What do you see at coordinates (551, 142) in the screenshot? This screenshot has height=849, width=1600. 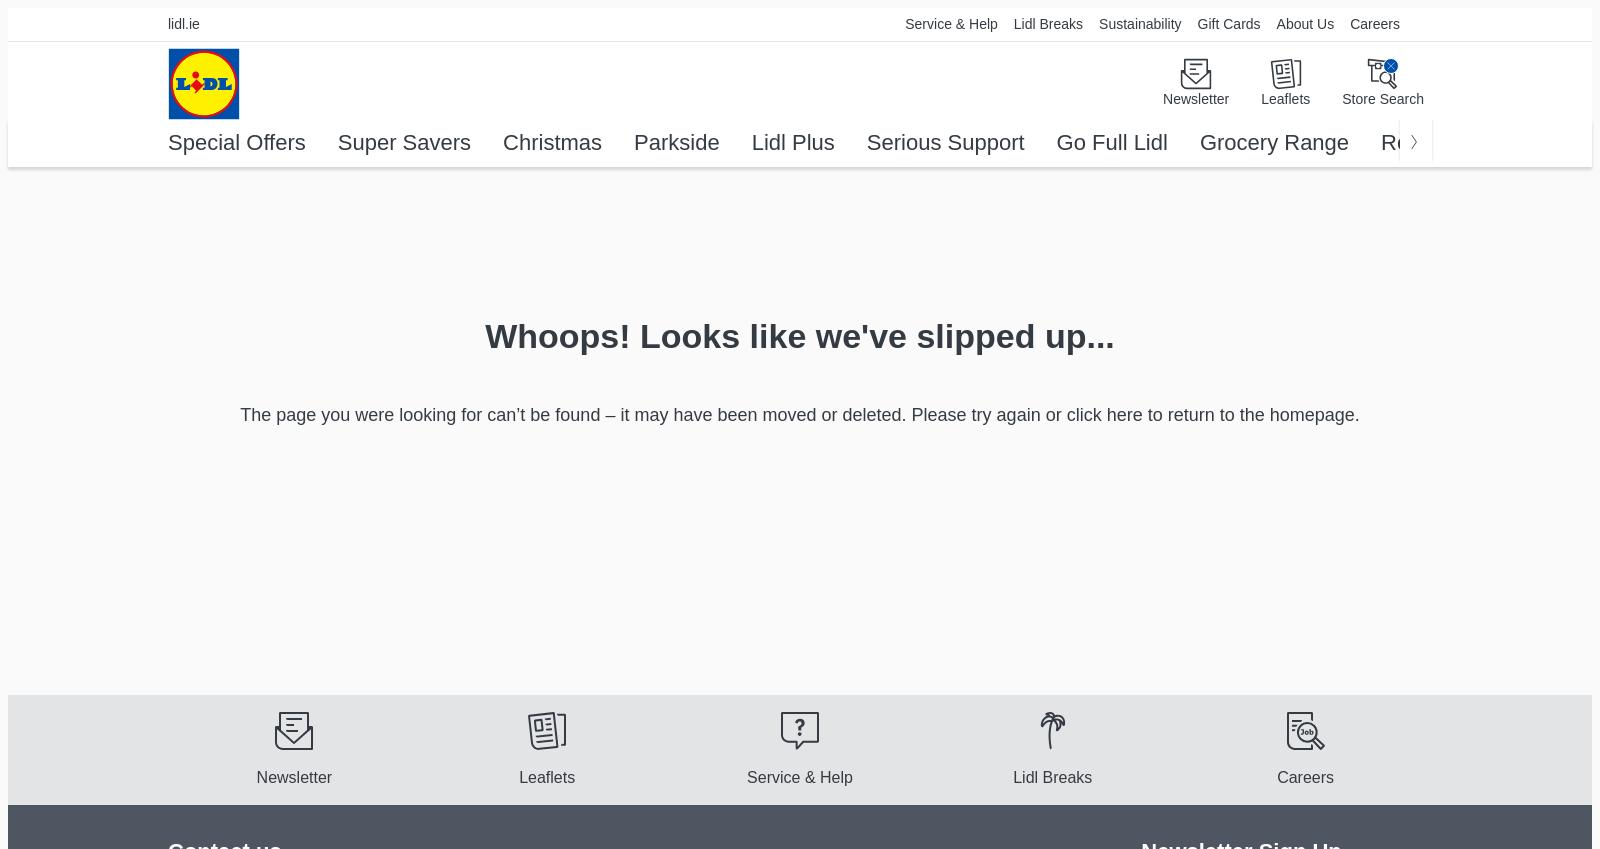 I see `'Christmas'` at bounding box center [551, 142].